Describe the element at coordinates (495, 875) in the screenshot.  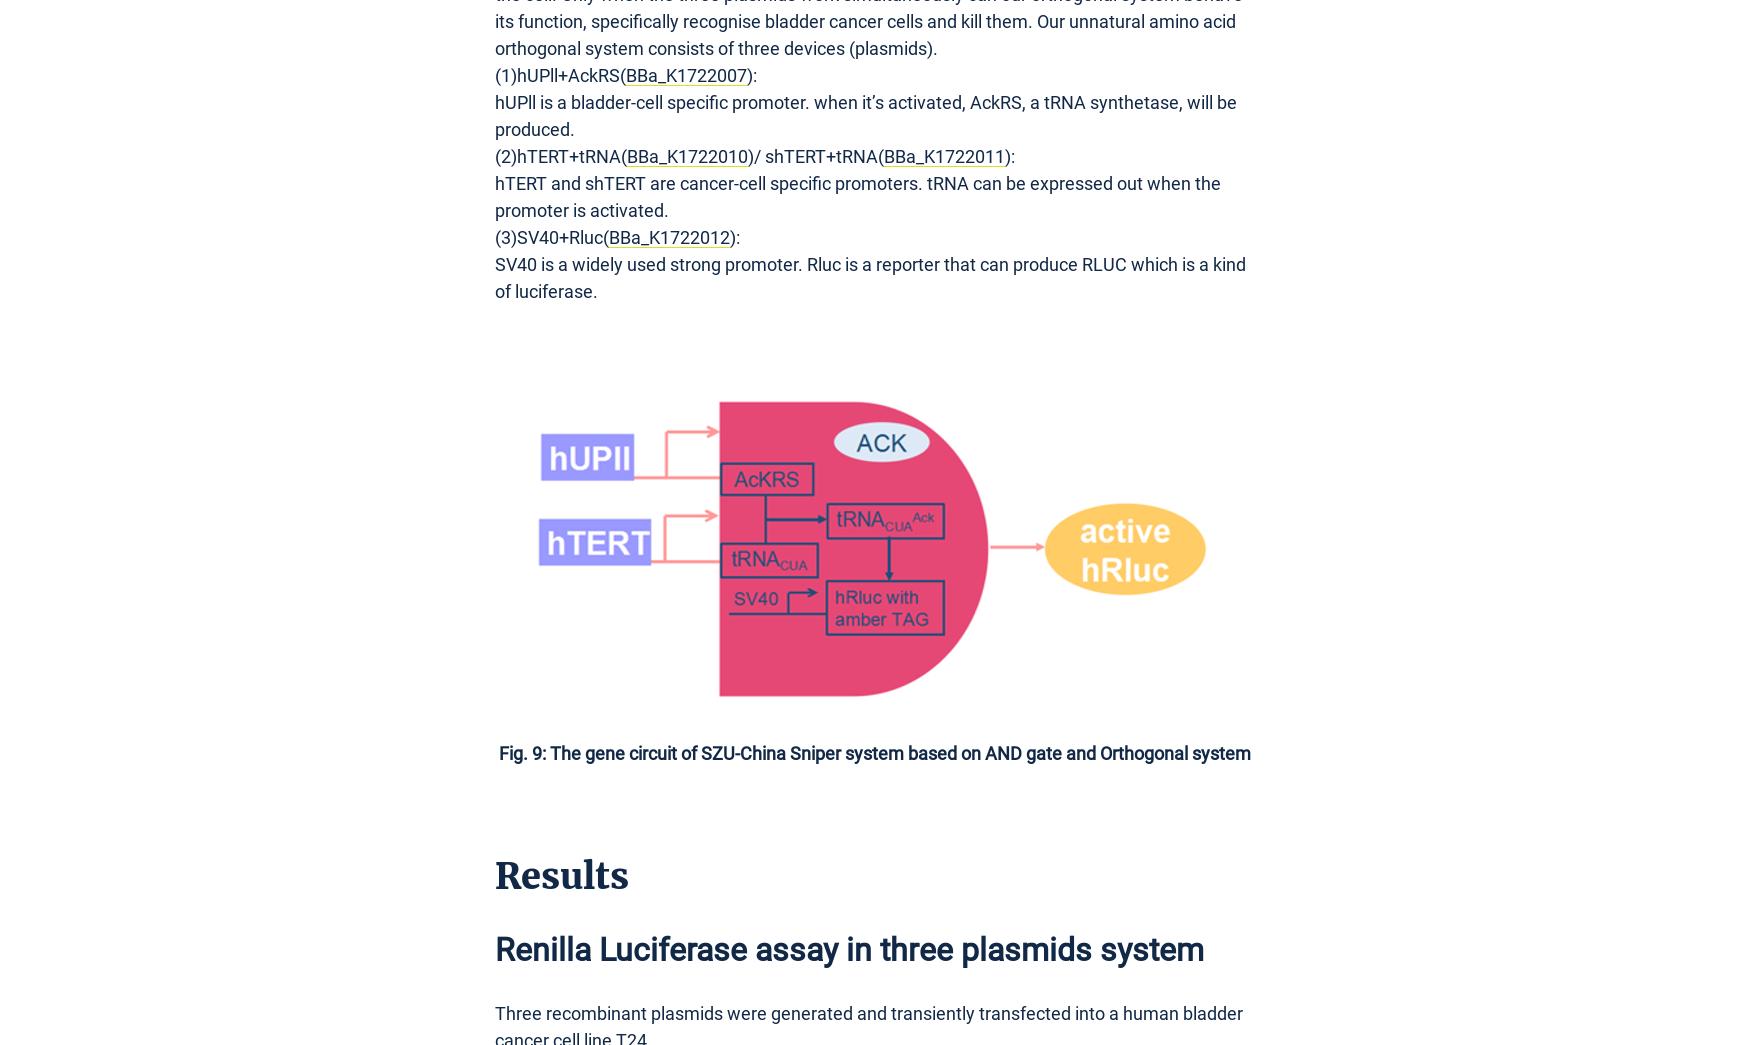
I see `'Results'` at that location.